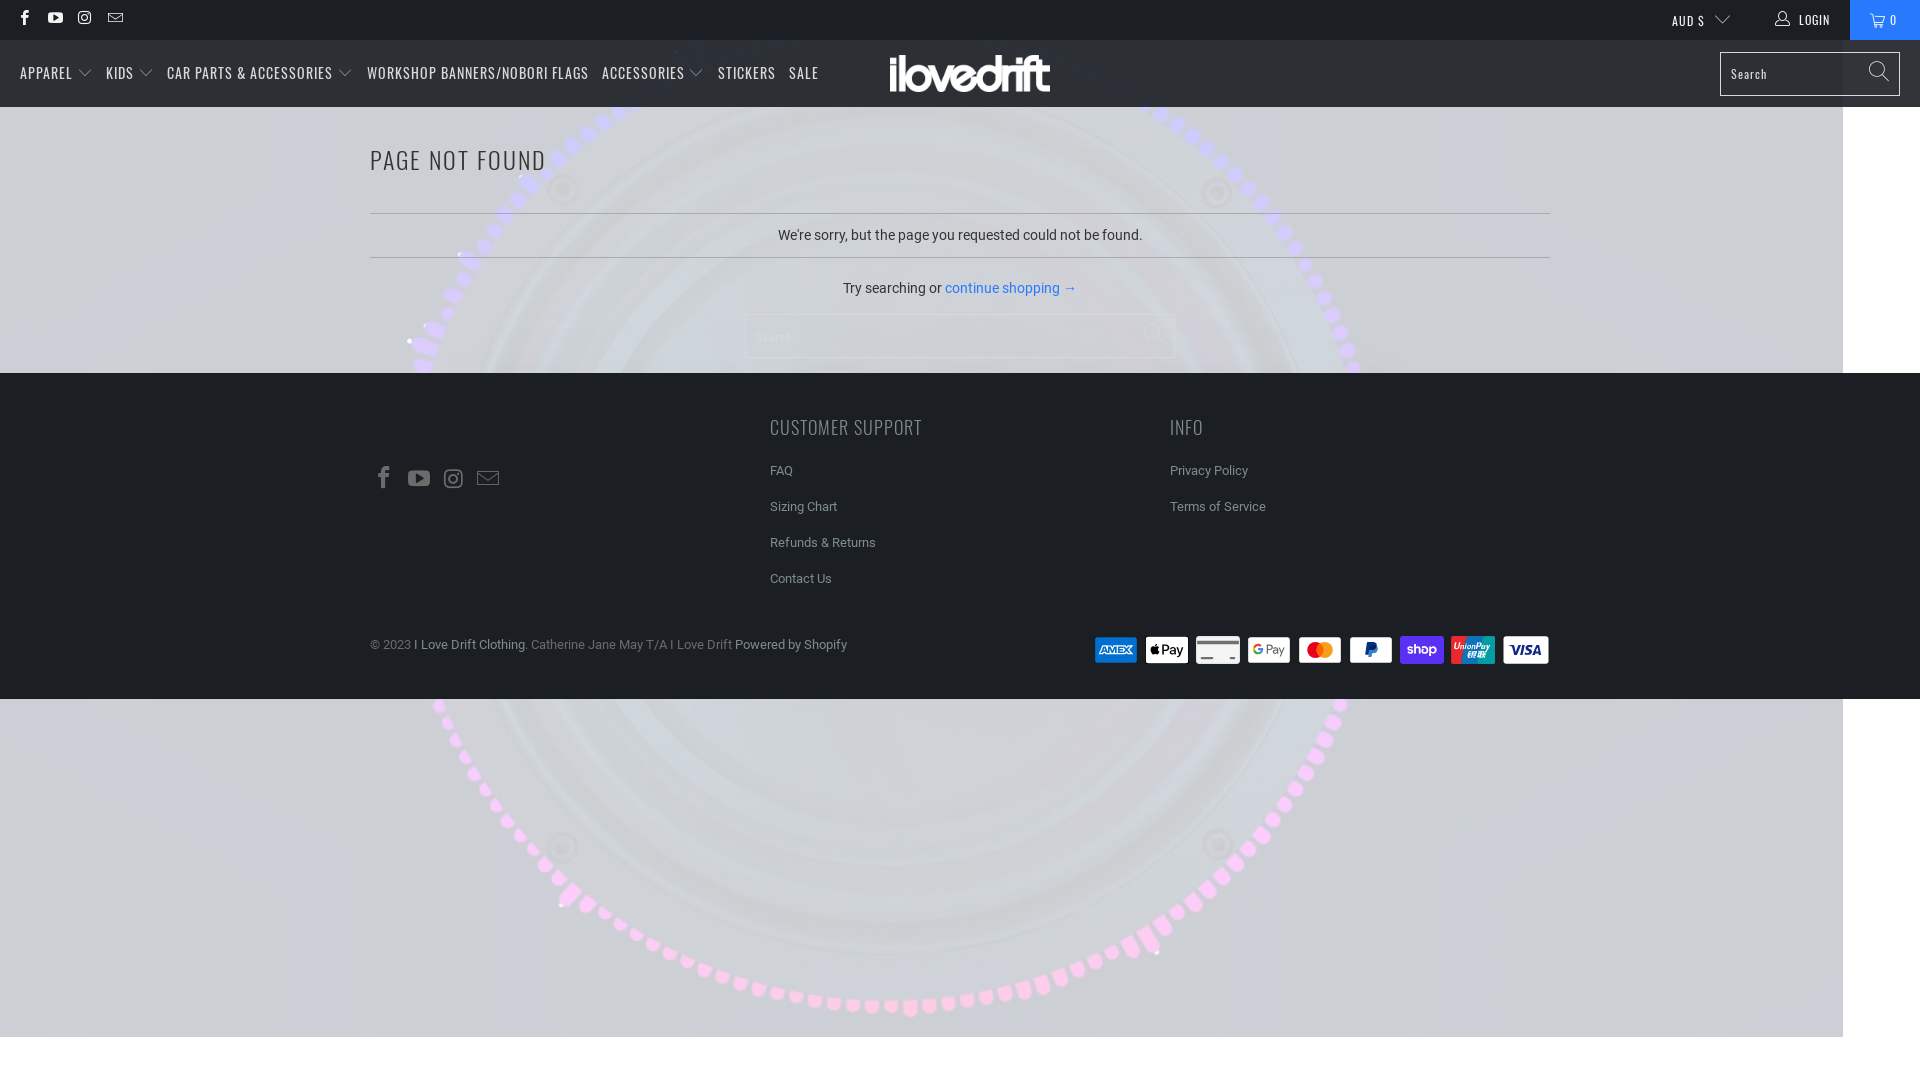 Image resolution: width=1920 pixels, height=1080 pixels. I want to click on 'AUD $', so click(1692, 19).